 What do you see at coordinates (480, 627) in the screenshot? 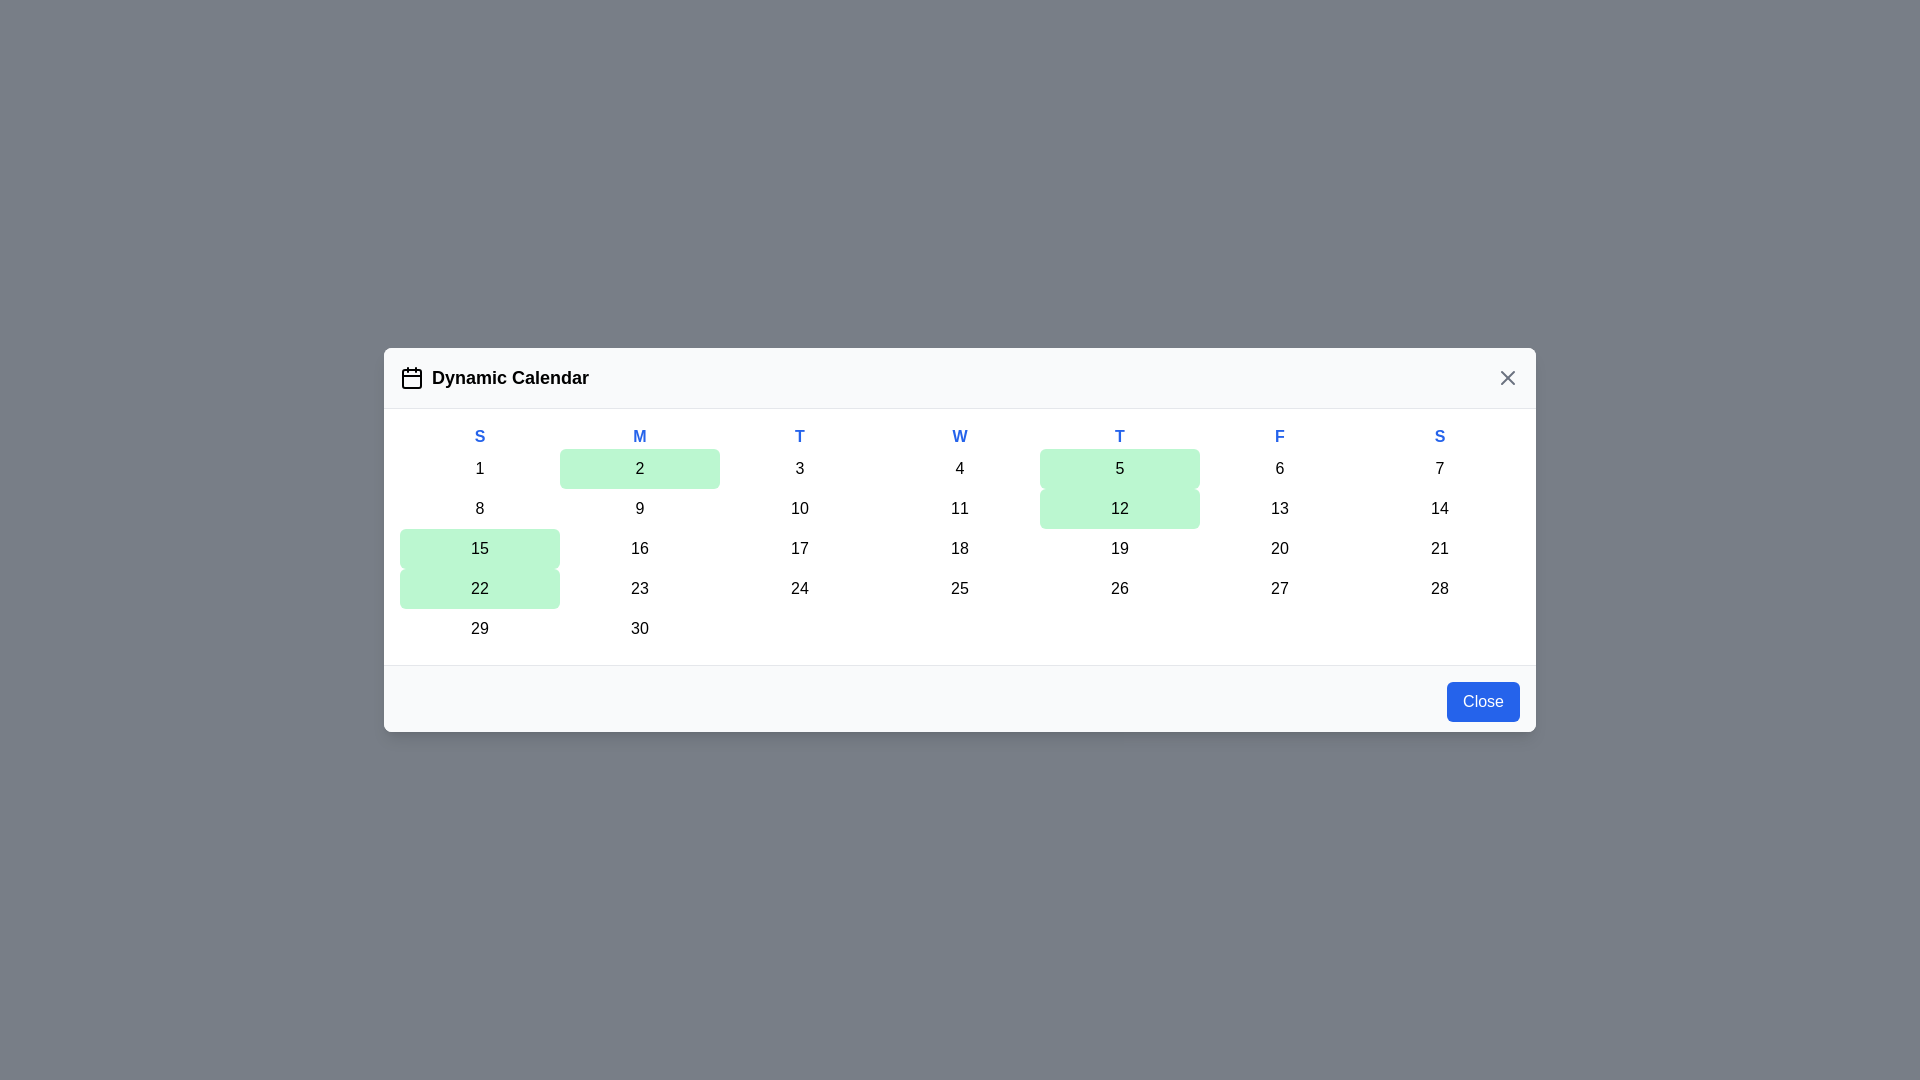
I see `the day cell corresponding to 29` at bounding box center [480, 627].